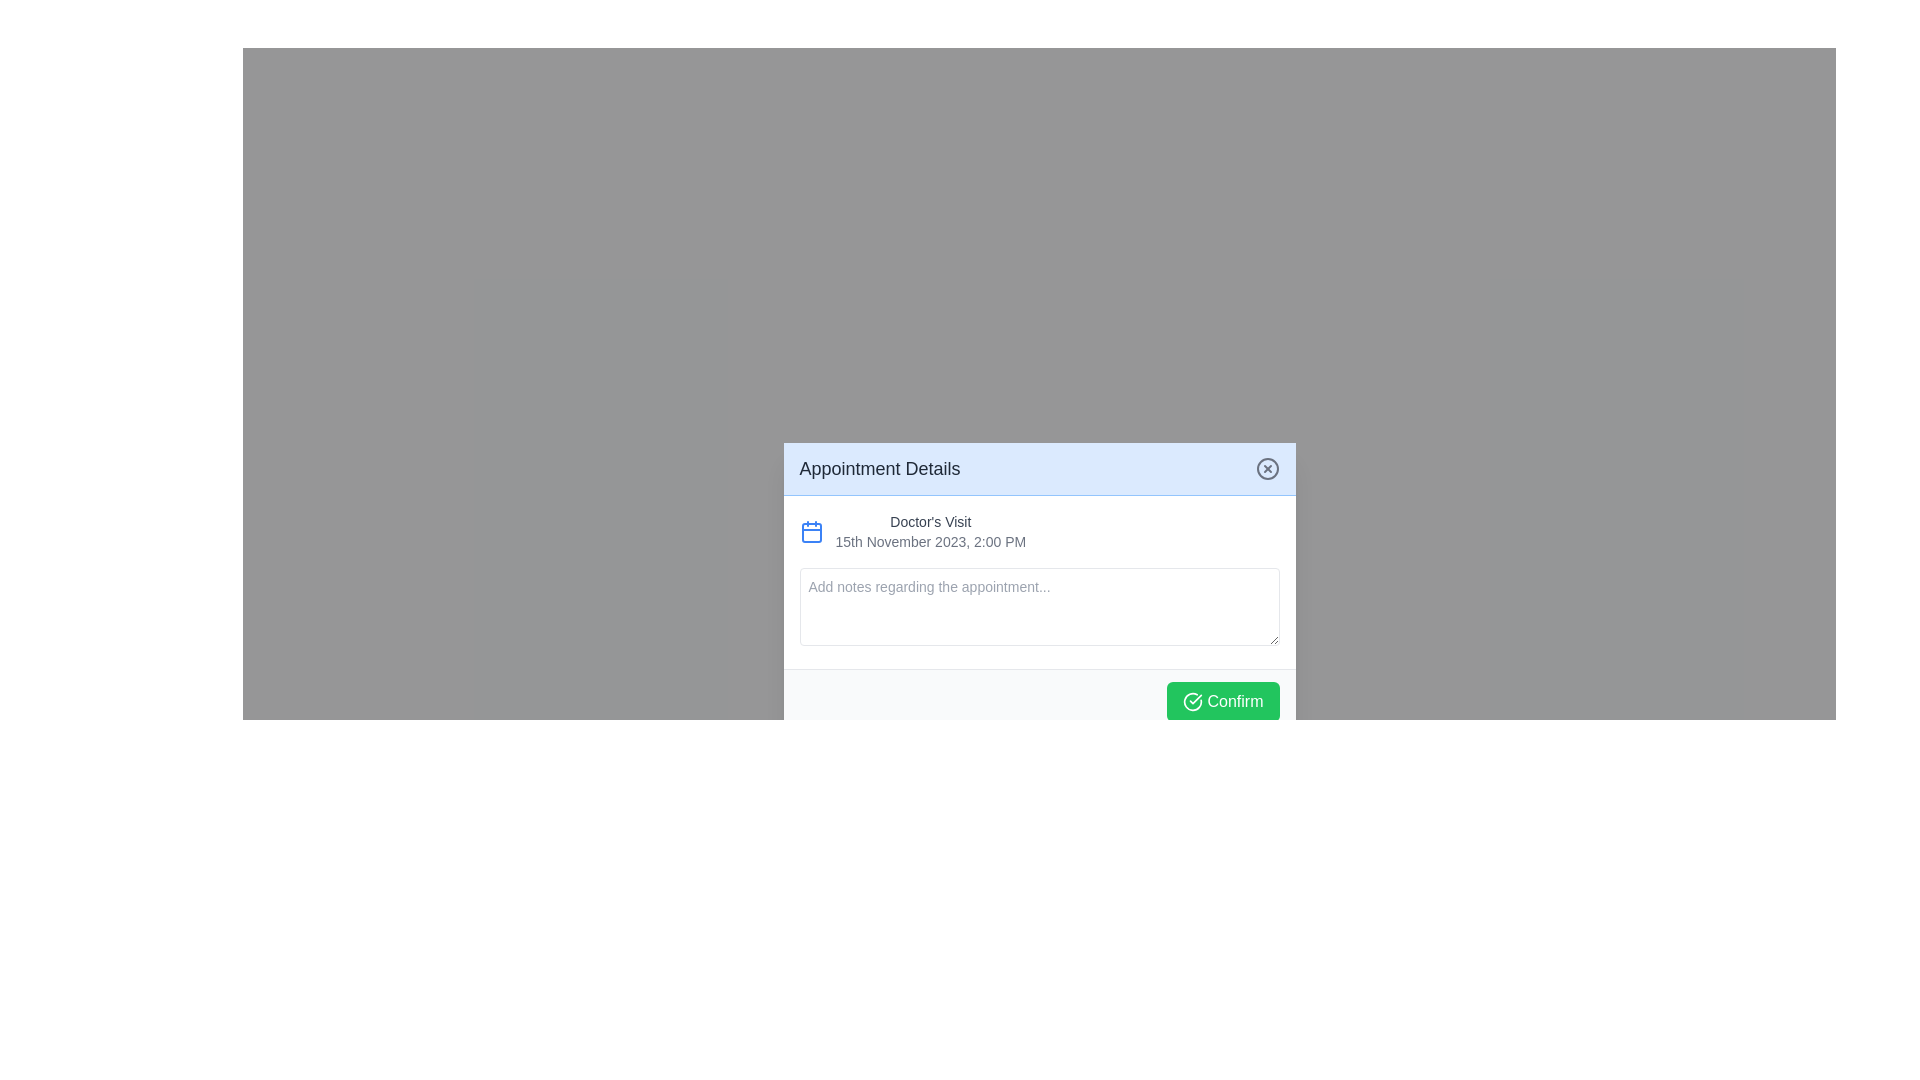 This screenshot has height=1080, width=1920. Describe the element at coordinates (1266, 468) in the screenshot. I see `the circular button with an 'X' symbol located at the top-right corner of the 'Appointment Details' header section` at that location.